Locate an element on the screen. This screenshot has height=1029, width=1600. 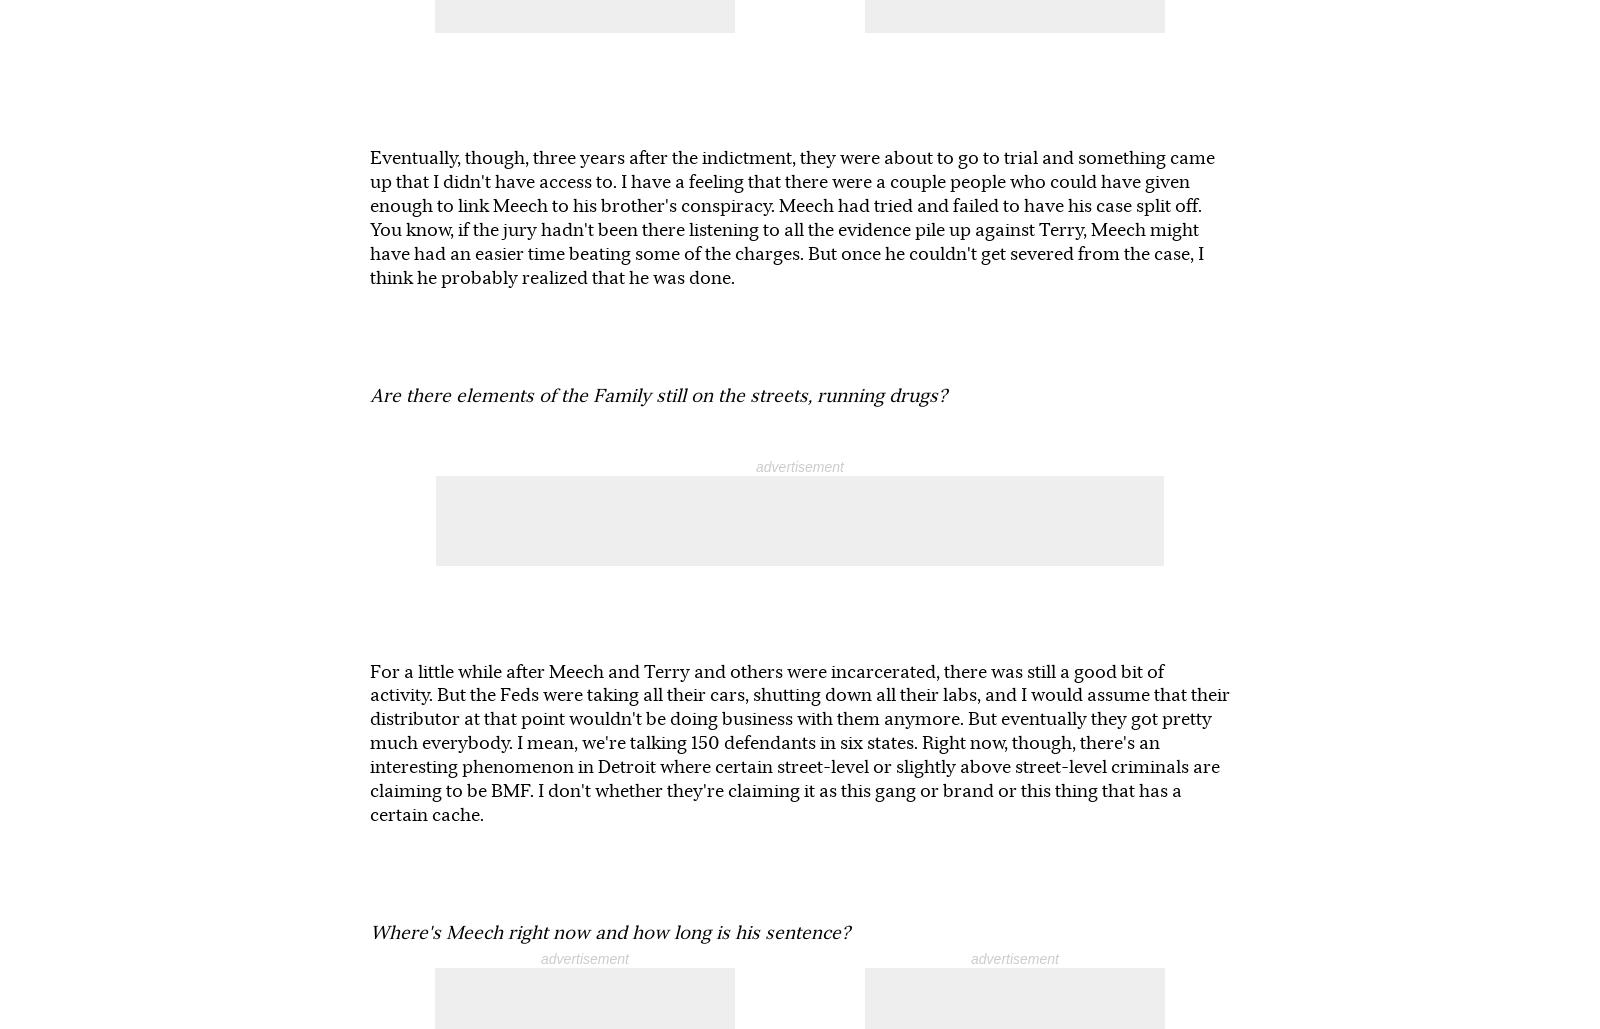
'BMF: The Rise and Fall of Big Meech and the Black Mafia Family.' is located at coordinates (913, 804).